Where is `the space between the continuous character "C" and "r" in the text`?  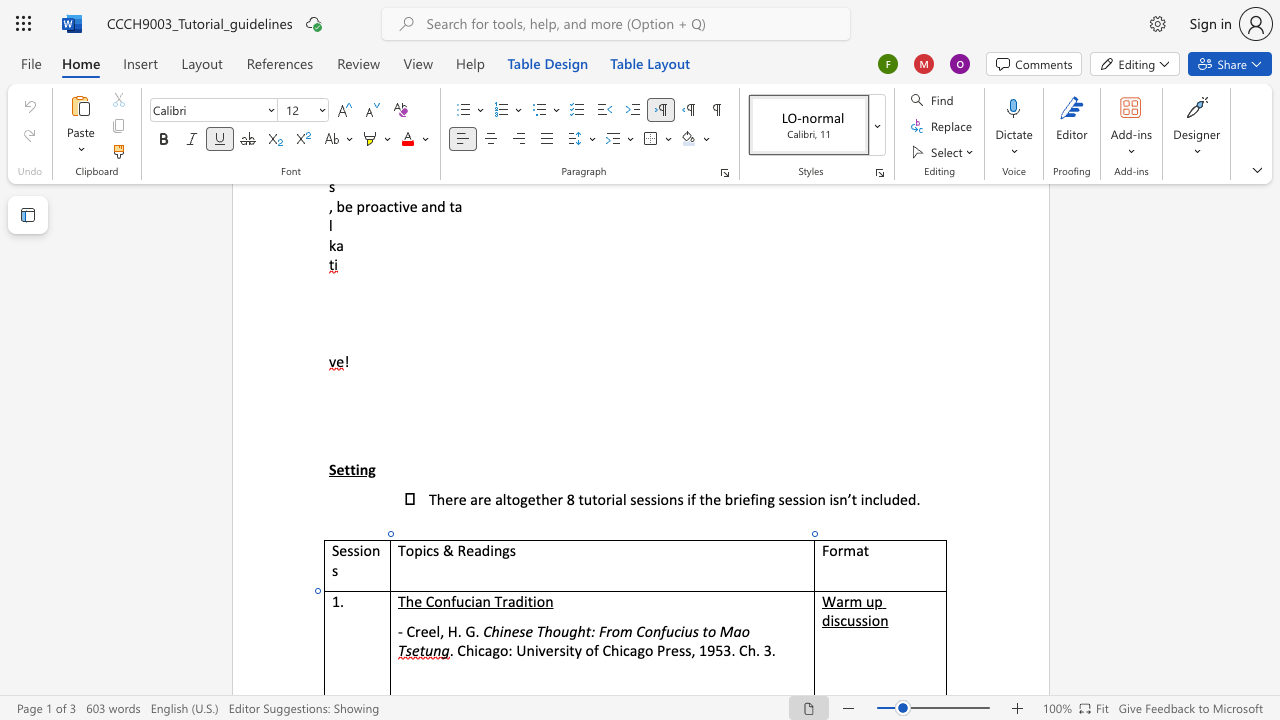
the space between the continuous character "C" and "r" in the text is located at coordinates (413, 631).